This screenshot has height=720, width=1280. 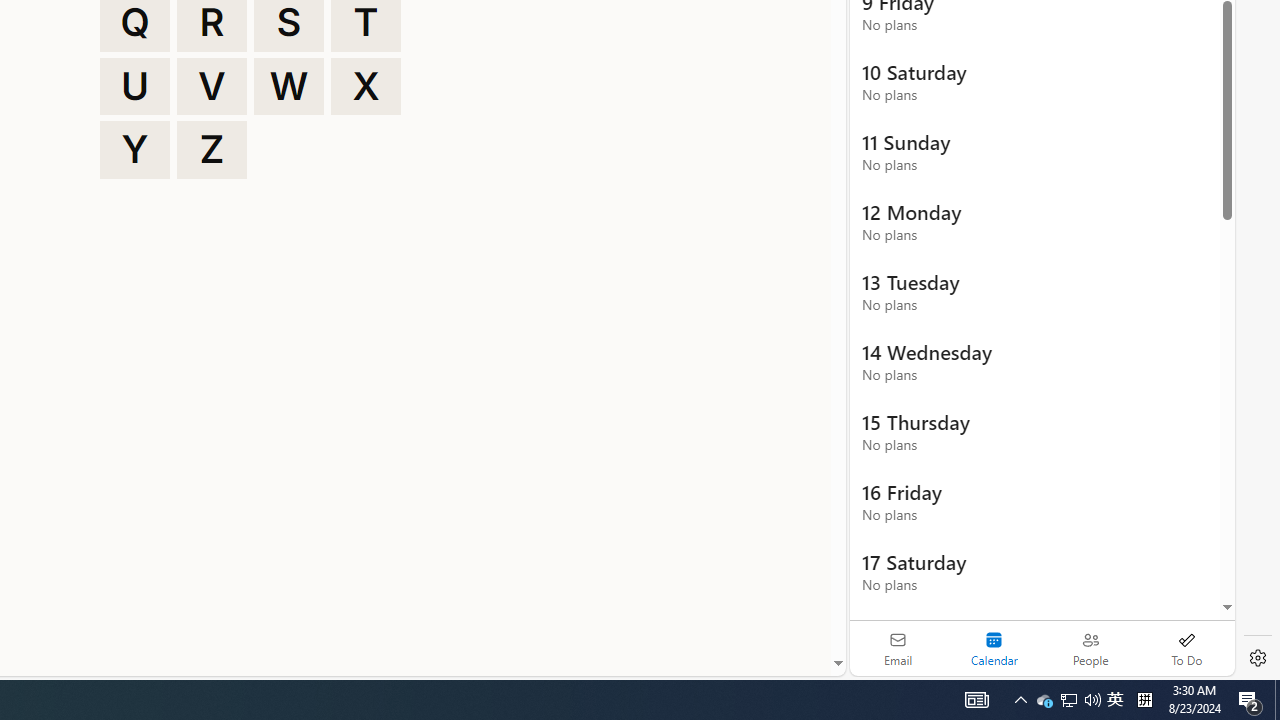 What do you see at coordinates (212, 85) in the screenshot?
I see `'V'` at bounding box center [212, 85].